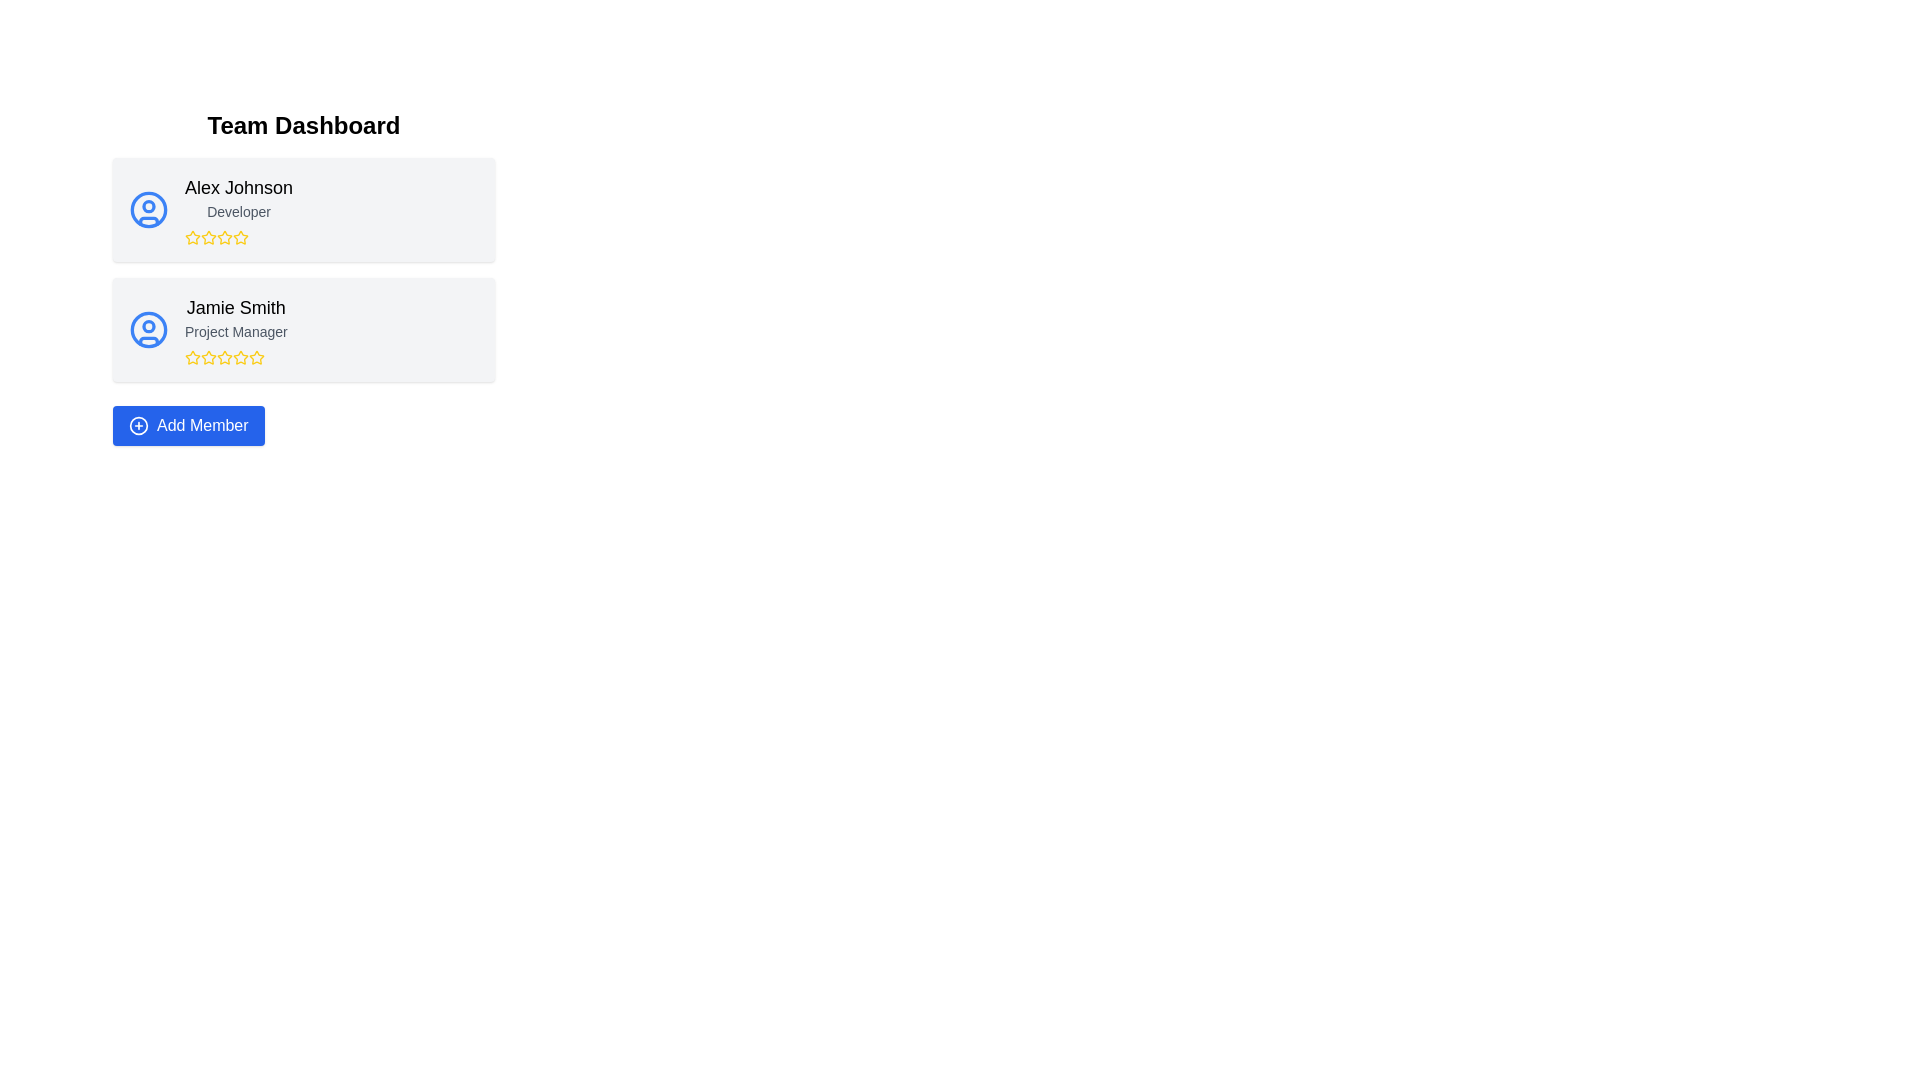  Describe the element at coordinates (138, 424) in the screenshot. I see `the blue circular element that is part of the 'Add Member' button, which is centrally aligned and visually impactful in the structured list interface` at that location.